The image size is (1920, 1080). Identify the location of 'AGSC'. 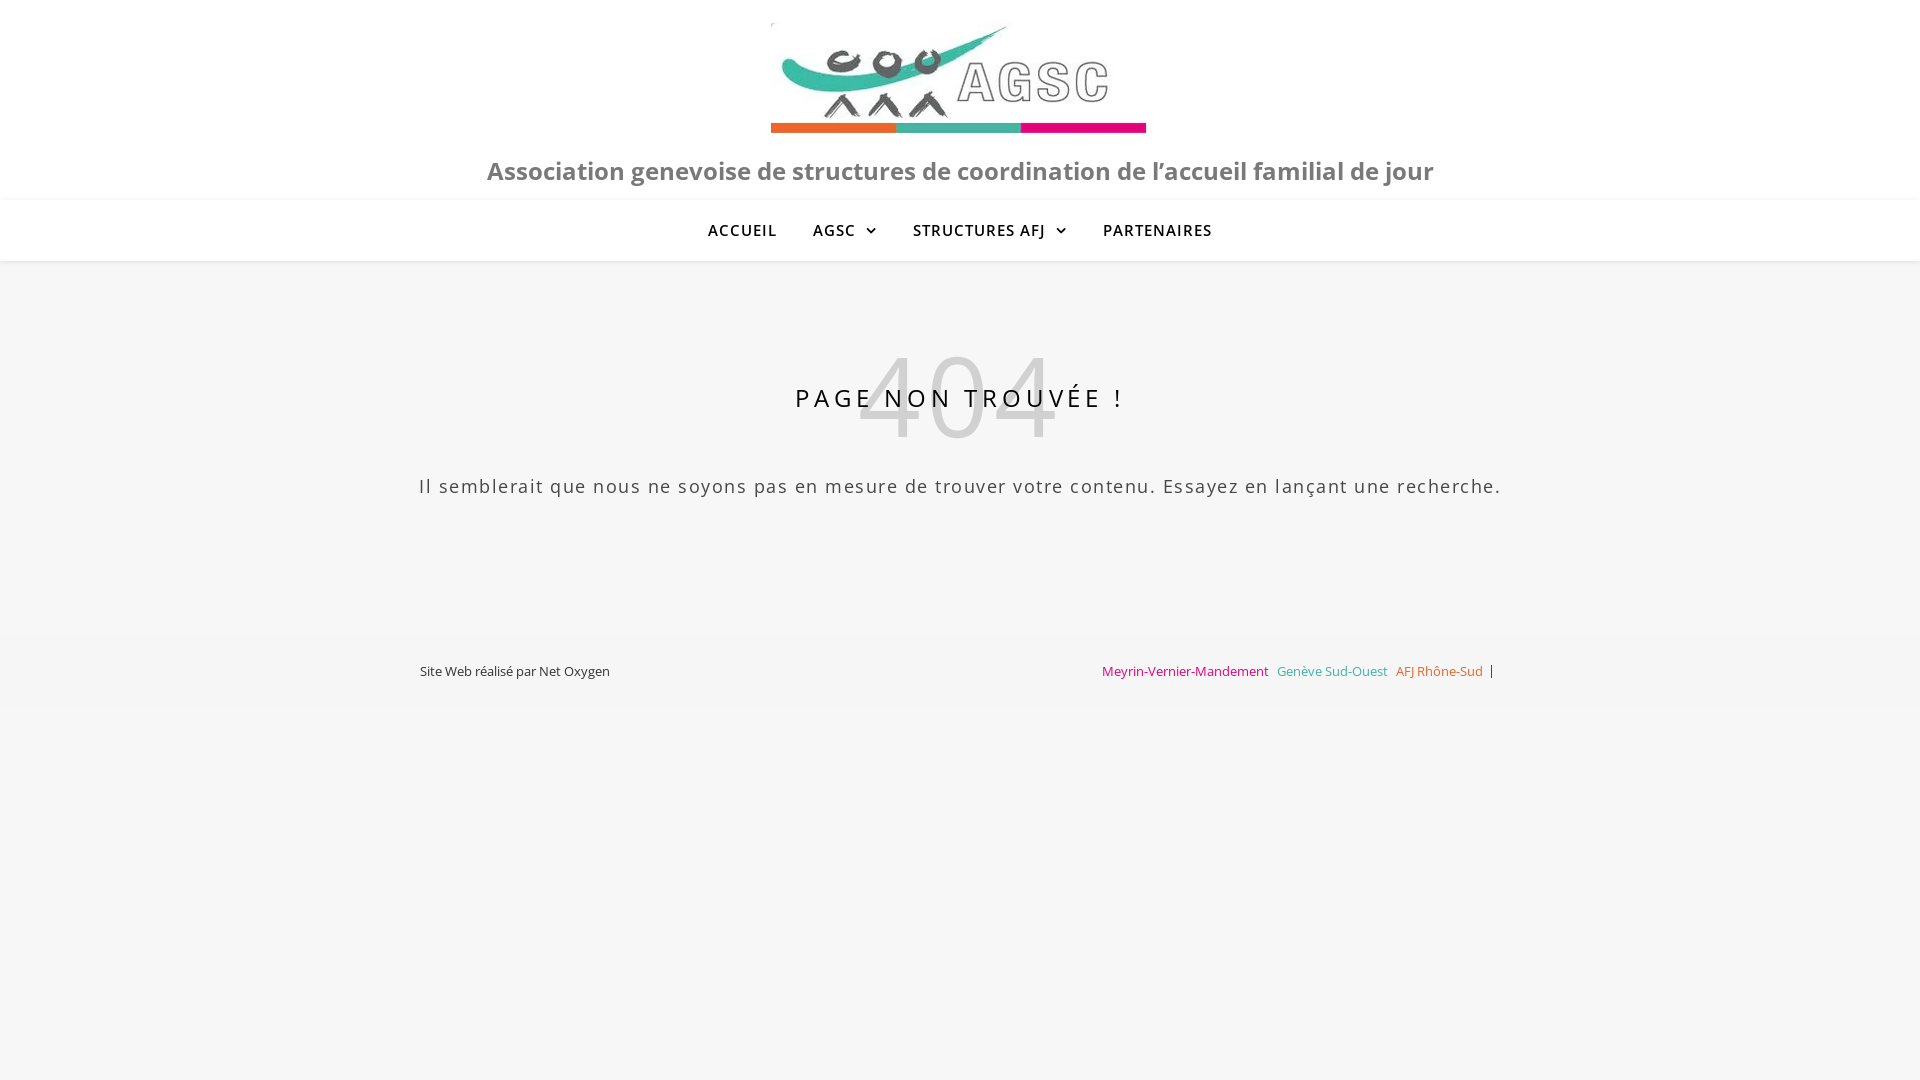
(795, 229).